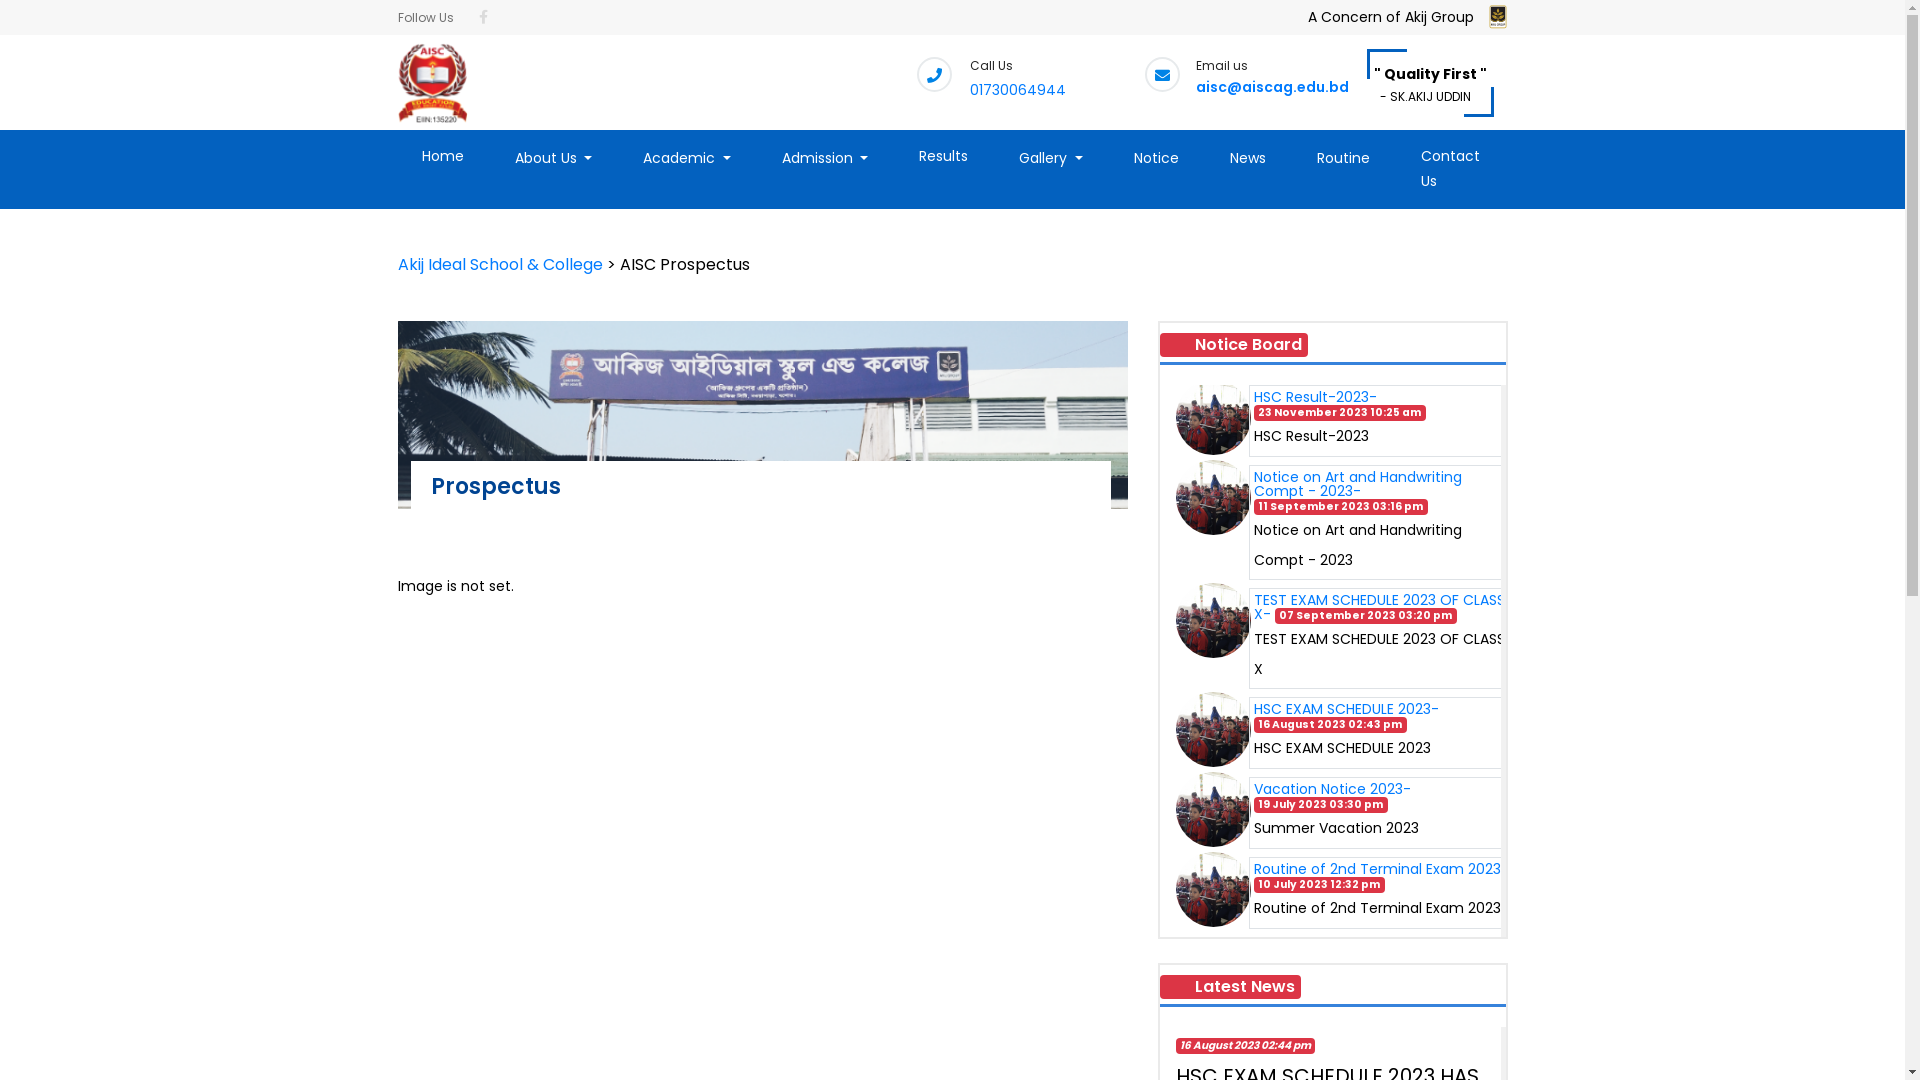 The width and height of the screenshot is (1920, 1080). I want to click on 'A Concern of Akij Group', so click(1308, 29).